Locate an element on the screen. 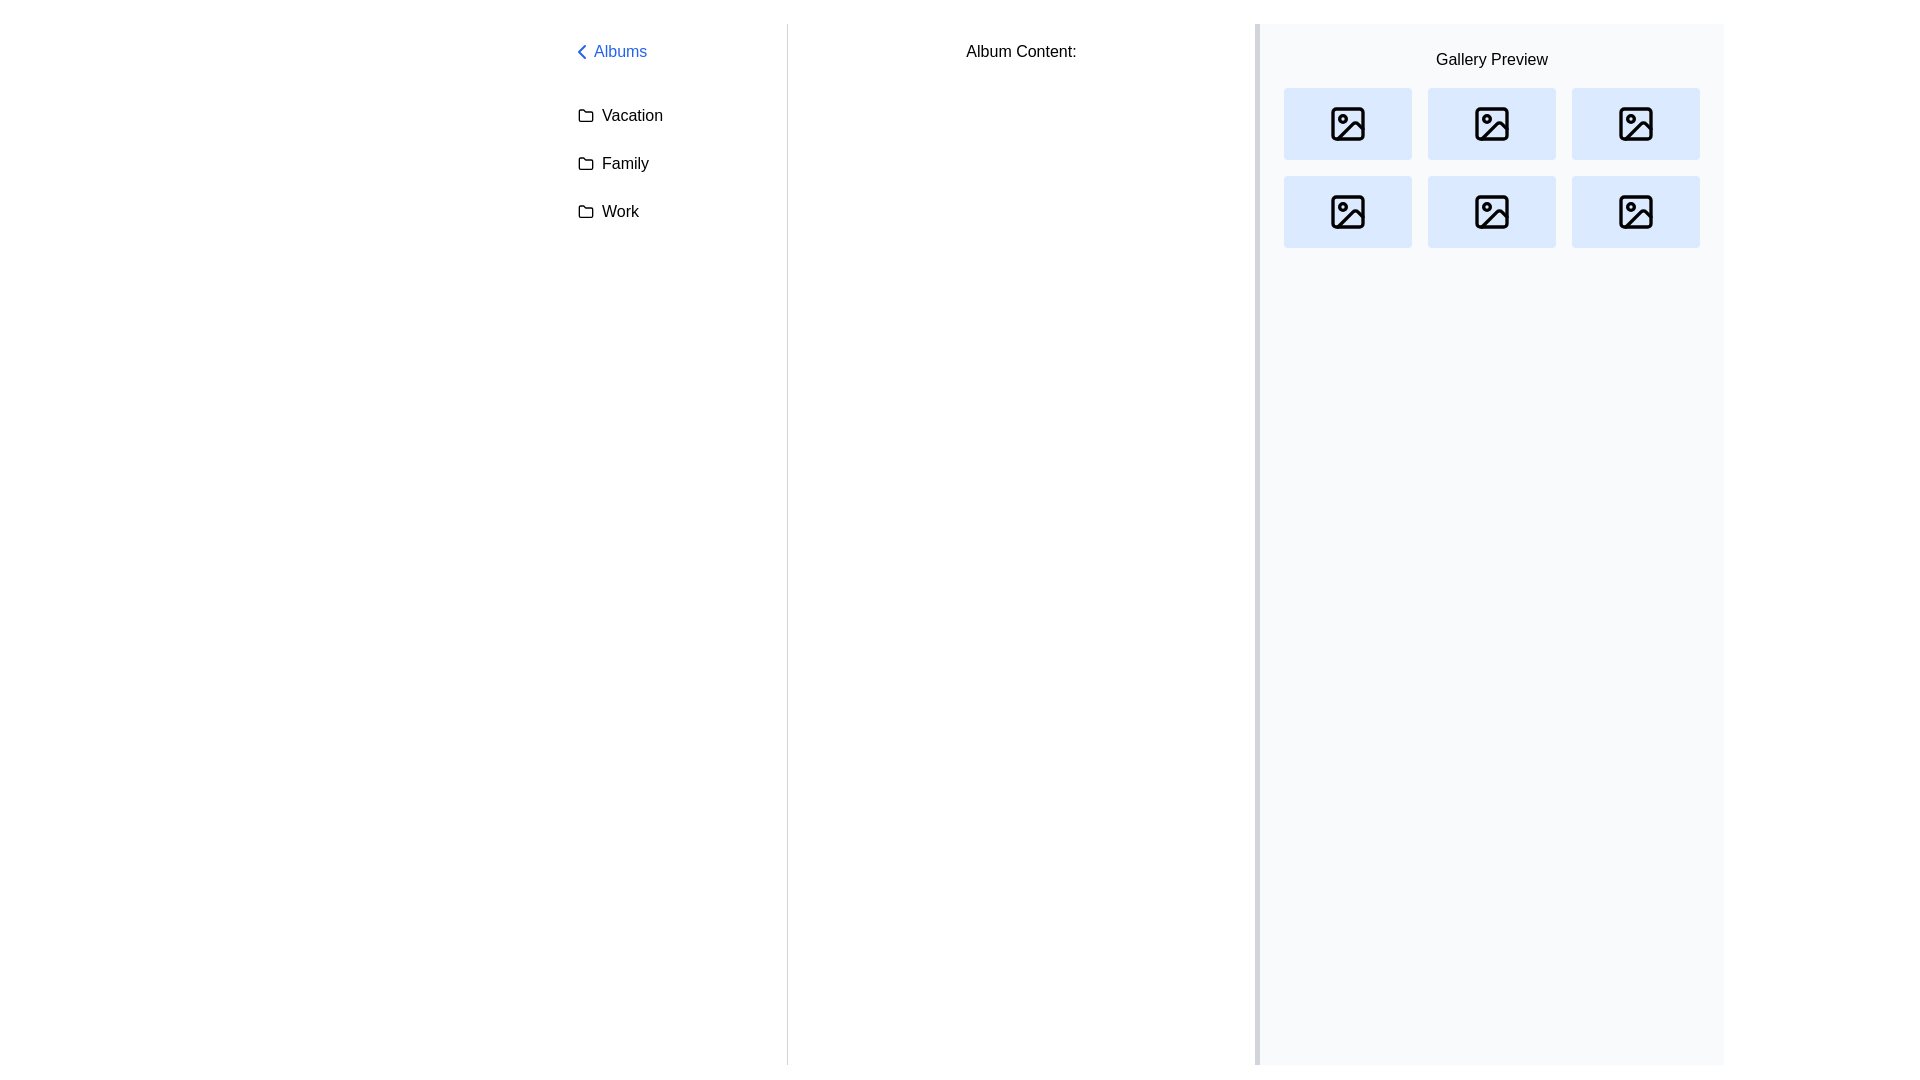 This screenshot has width=1920, height=1080. on the Image Preview Placeholder in the Gallery Preview section, which is a rounded rectangle with a light blue background and a stylized image icon, located in the first row and second column of the 3x2 grid is located at coordinates (1492, 123).